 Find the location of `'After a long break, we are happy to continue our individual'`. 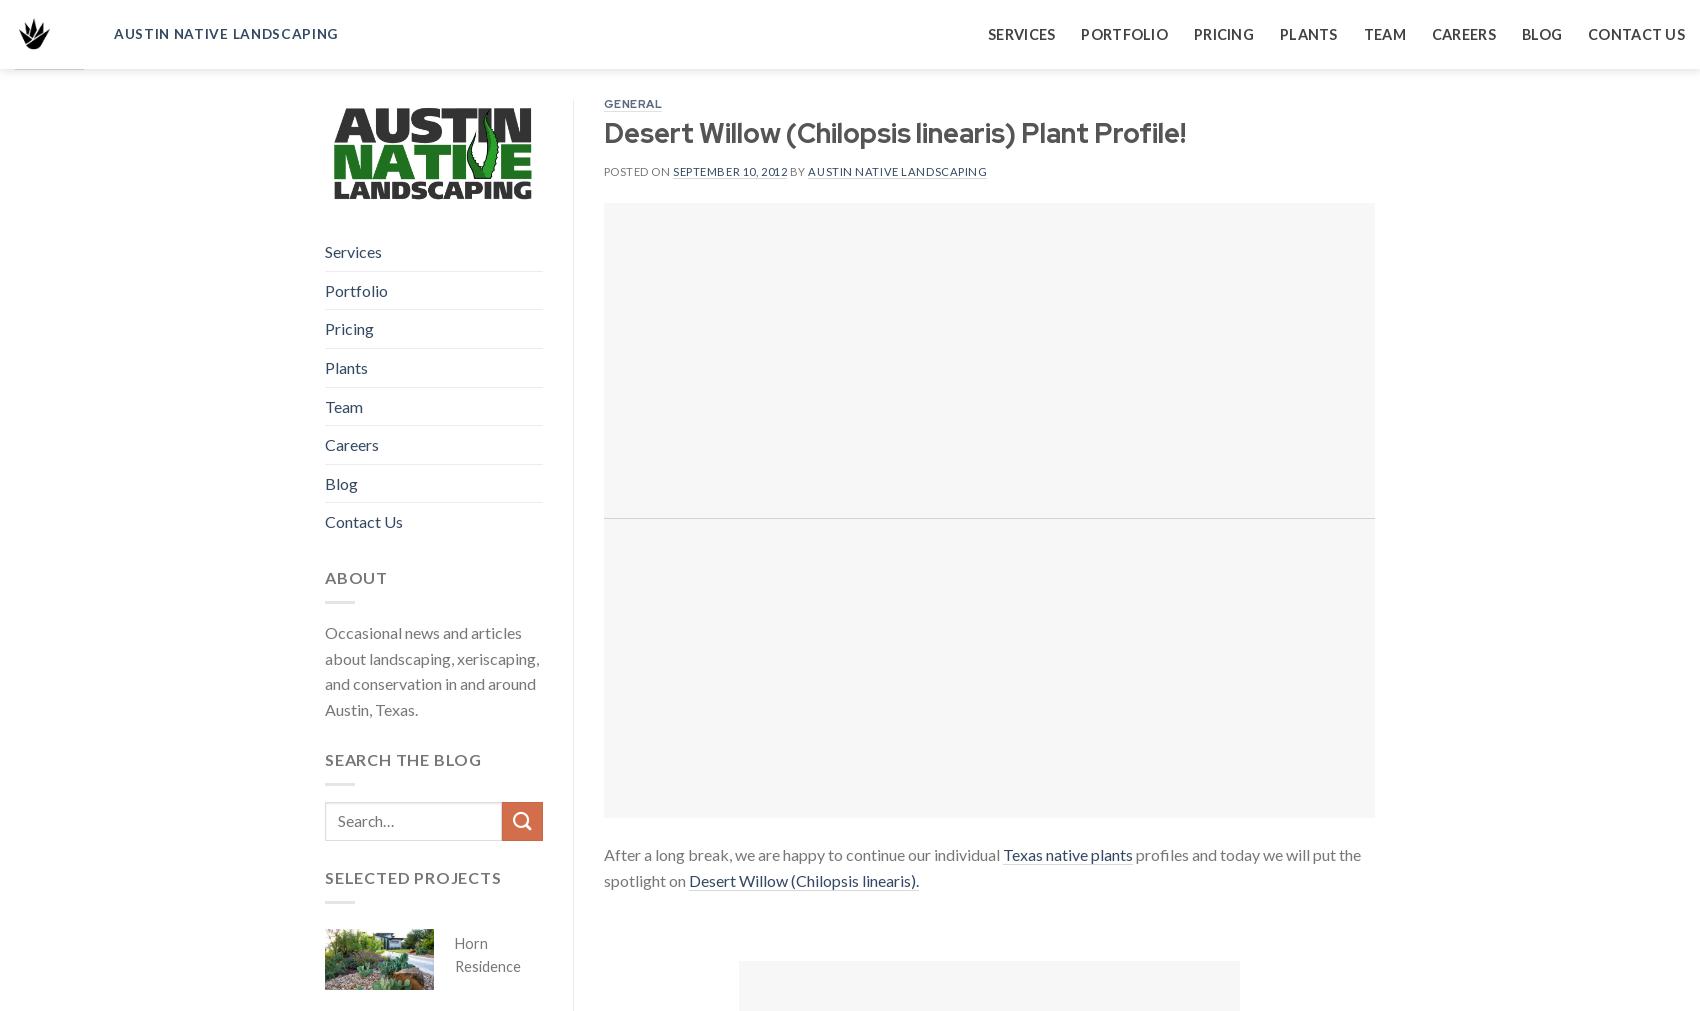

'After a long break, we are happy to continue our individual' is located at coordinates (601, 854).